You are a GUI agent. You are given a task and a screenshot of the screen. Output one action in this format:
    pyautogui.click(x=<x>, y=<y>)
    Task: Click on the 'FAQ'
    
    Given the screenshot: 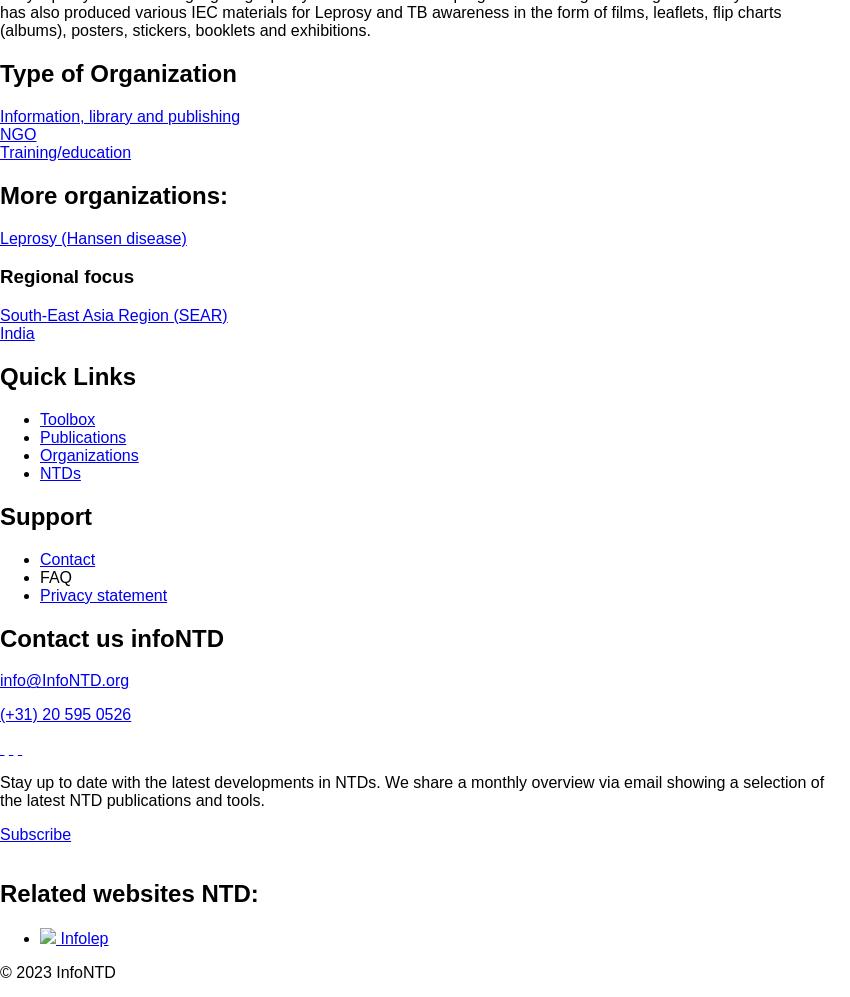 What is the action you would take?
    pyautogui.click(x=56, y=576)
    